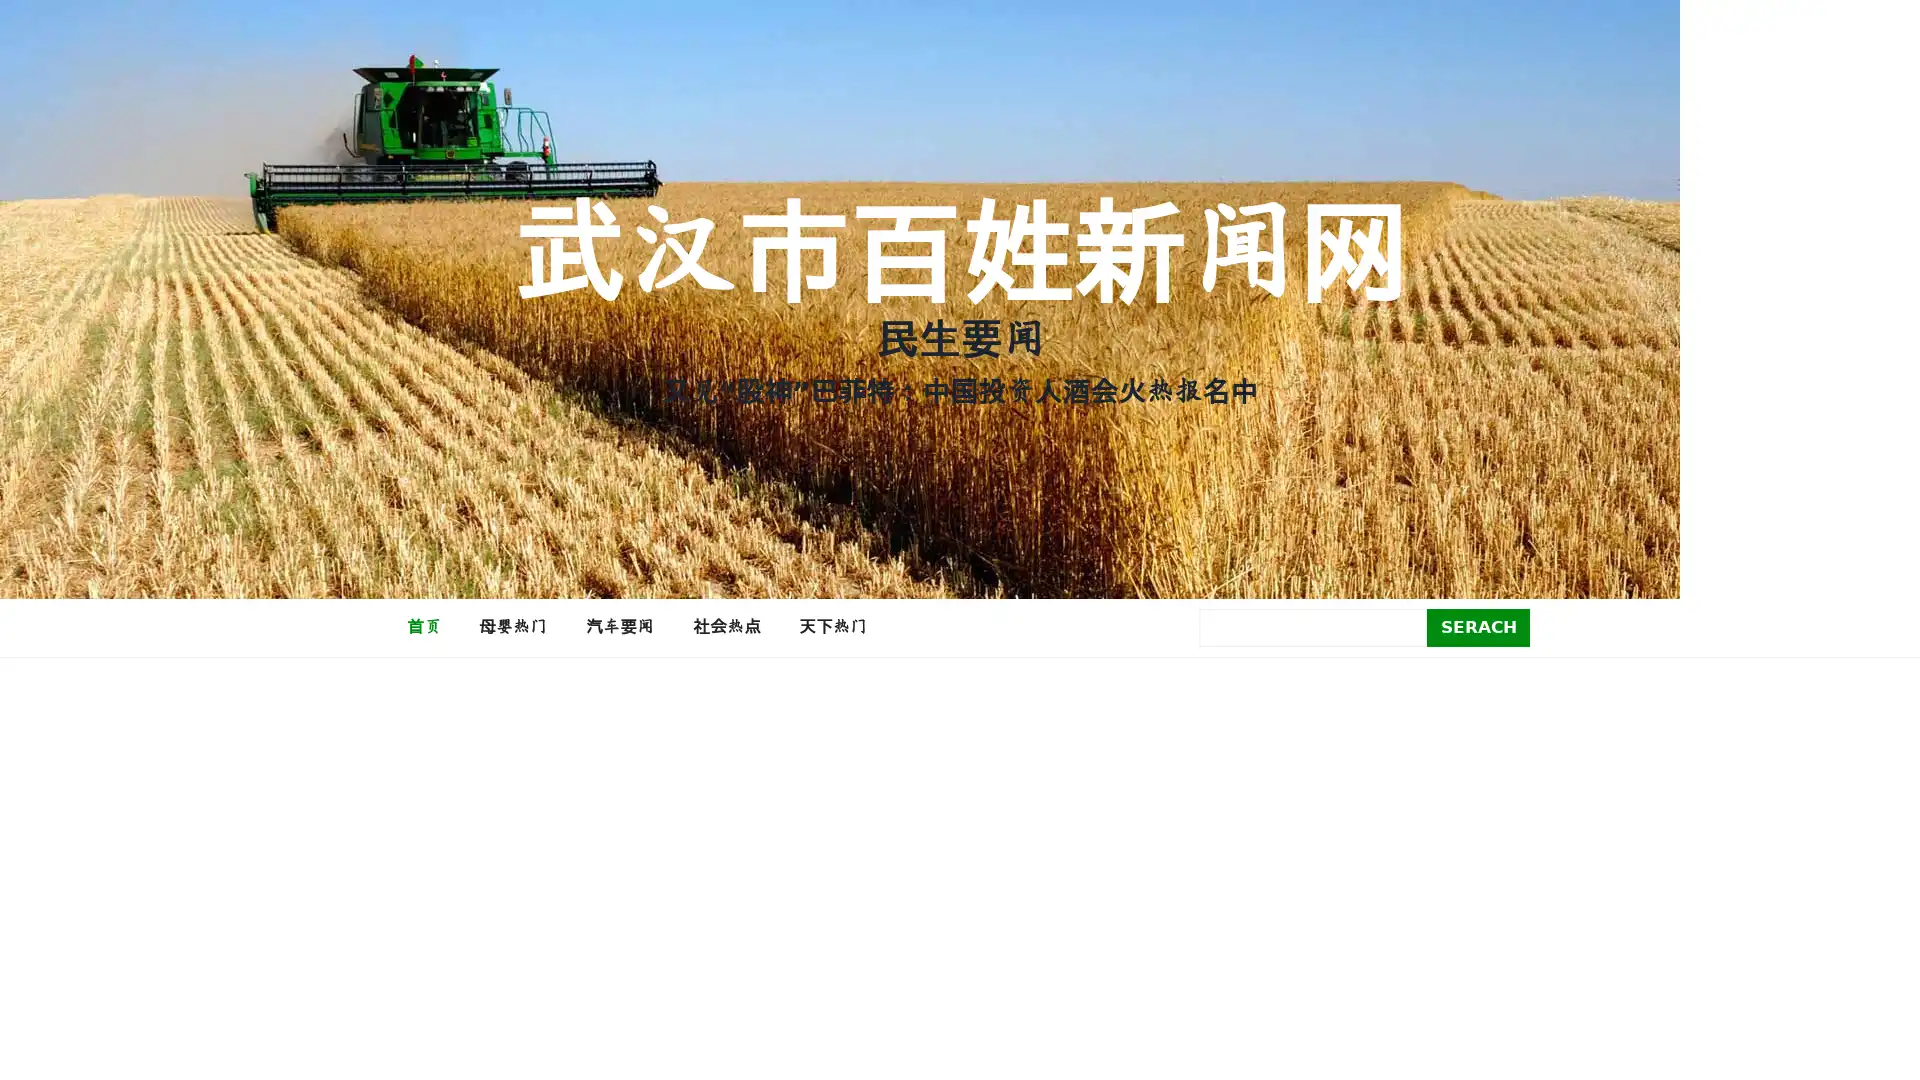  Describe the element at coordinates (1478, 626) in the screenshot. I see `serach` at that location.